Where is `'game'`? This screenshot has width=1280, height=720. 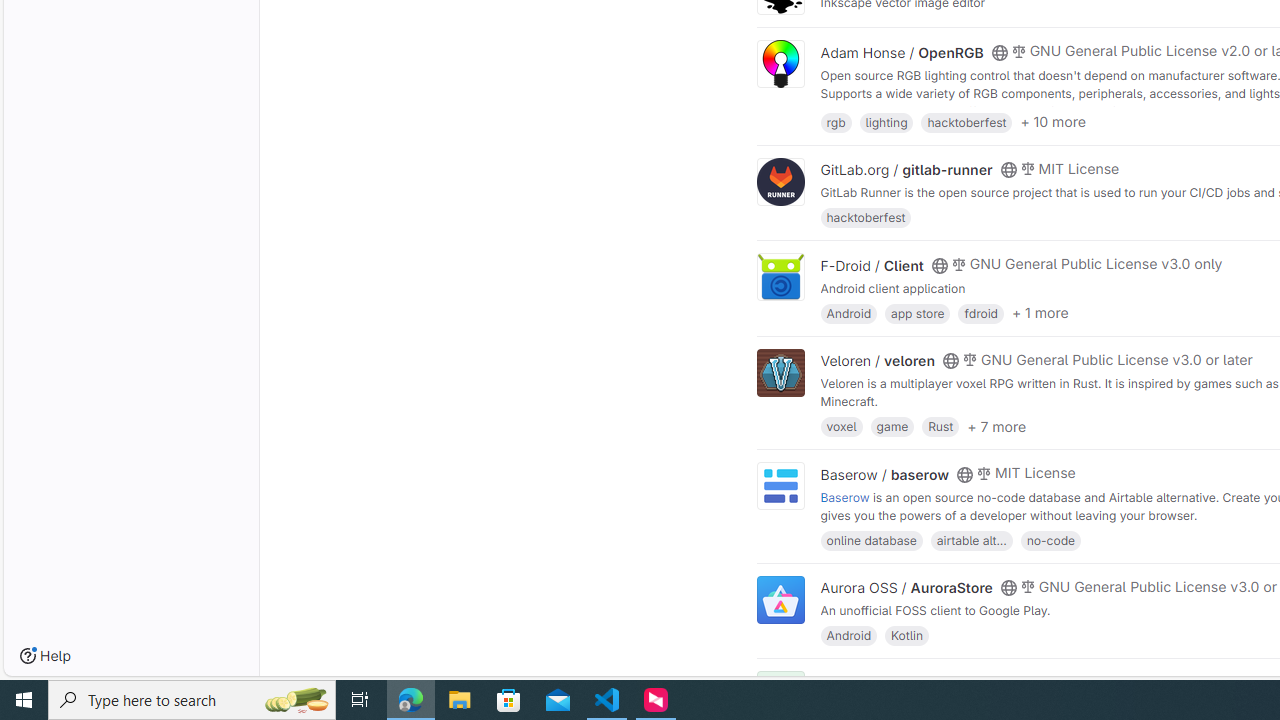
'game' is located at coordinates (891, 425).